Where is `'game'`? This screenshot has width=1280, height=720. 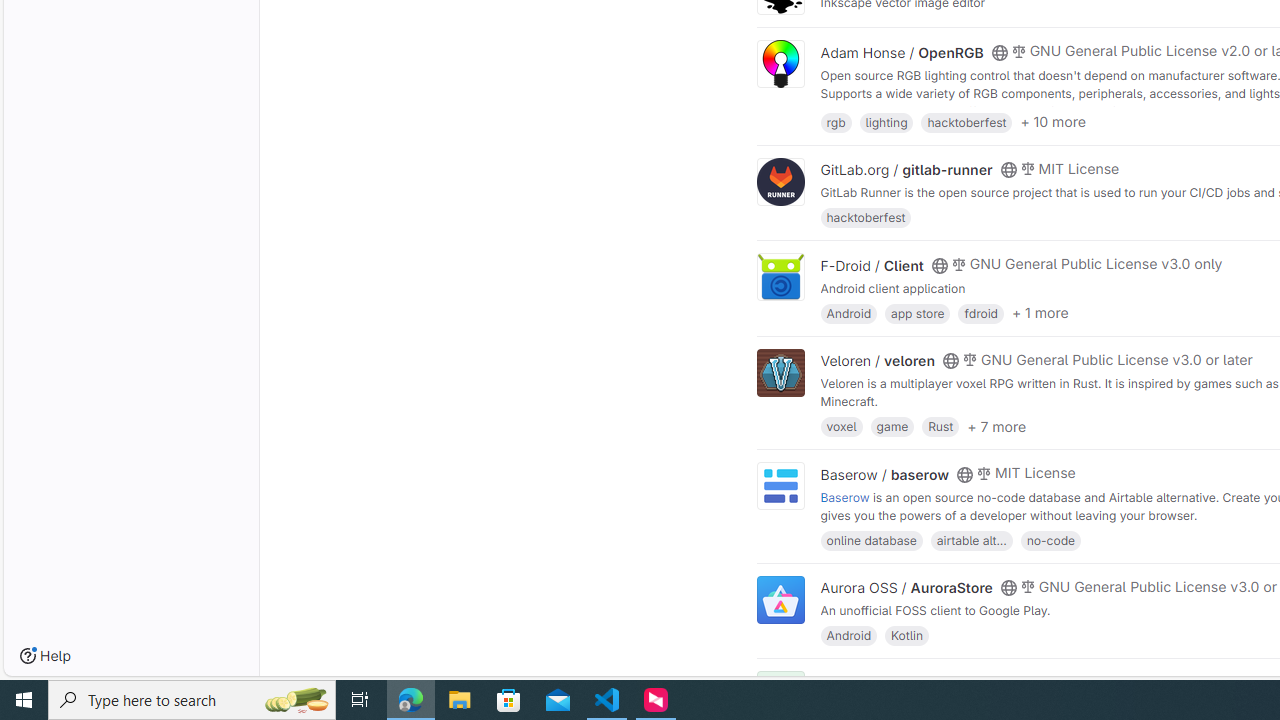
'game' is located at coordinates (891, 425).